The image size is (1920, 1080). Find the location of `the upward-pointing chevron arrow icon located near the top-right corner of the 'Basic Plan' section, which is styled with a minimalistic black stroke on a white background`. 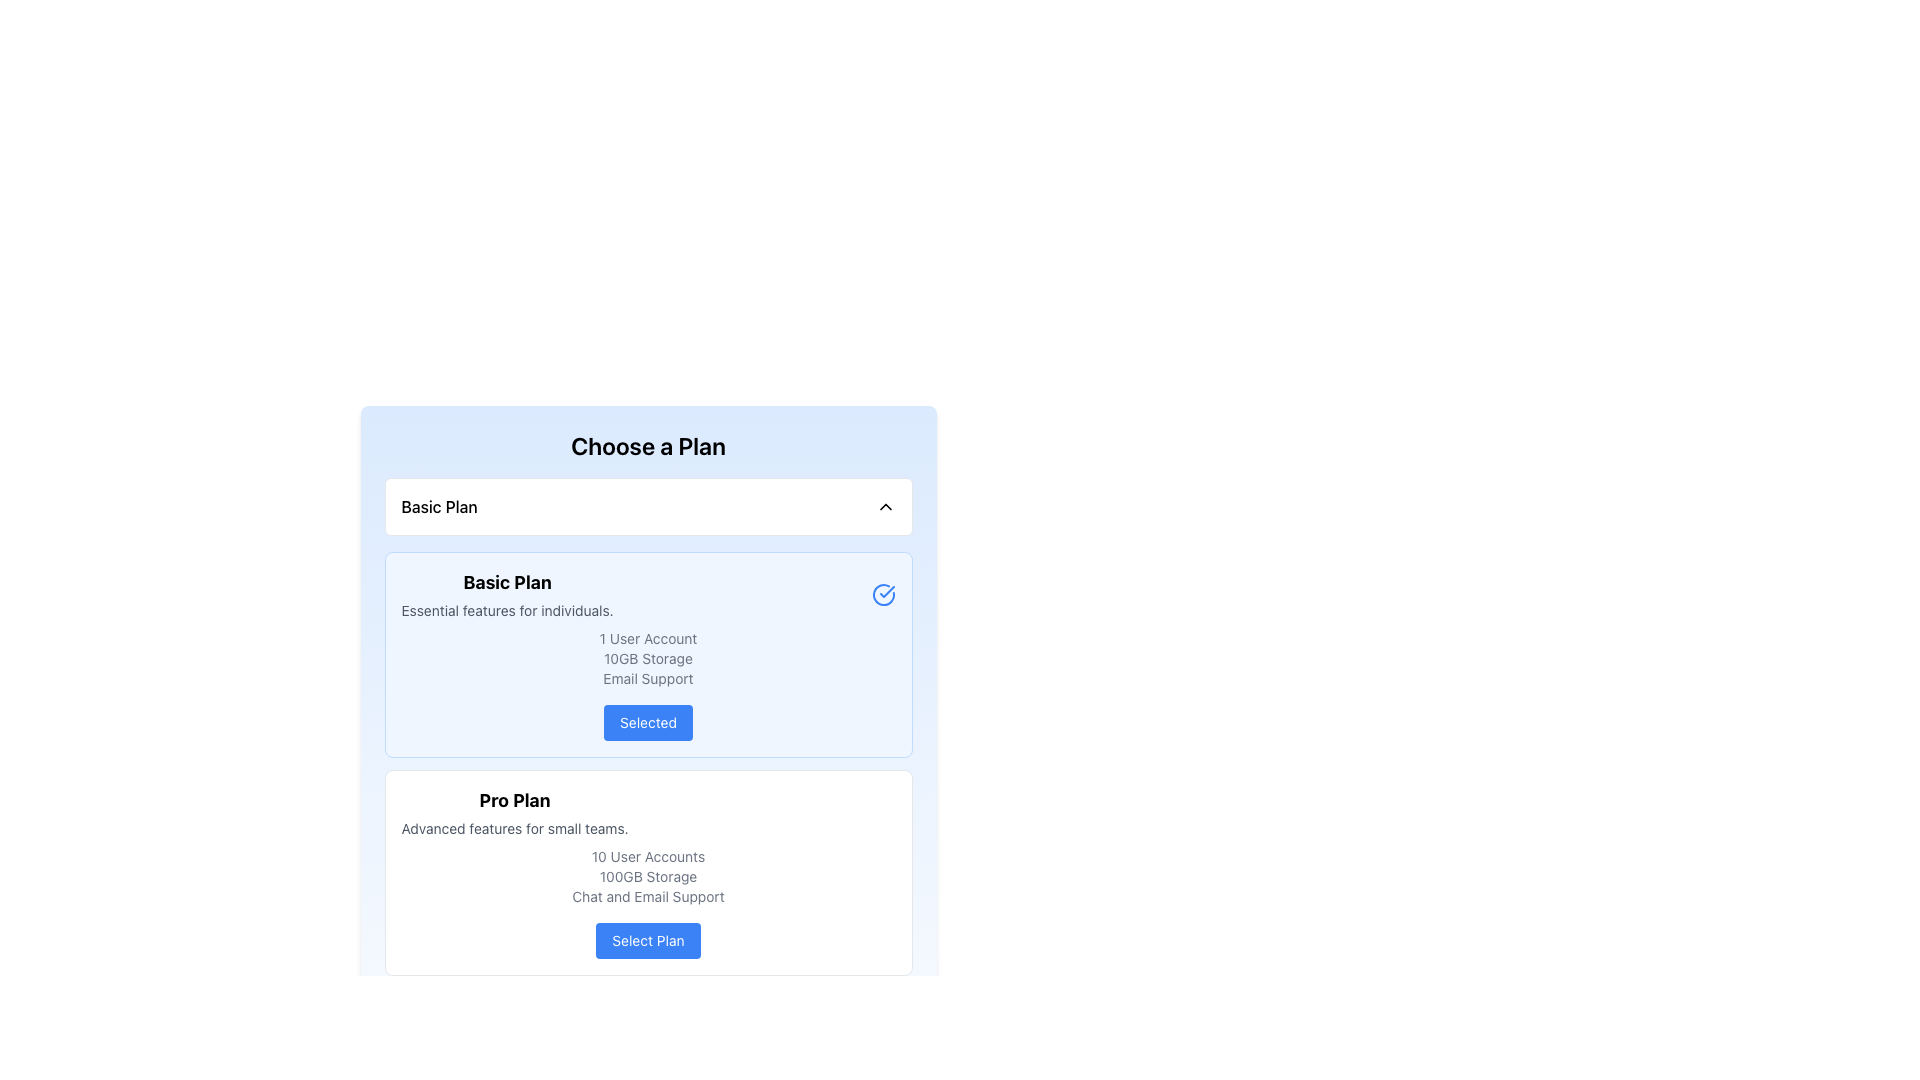

the upward-pointing chevron arrow icon located near the top-right corner of the 'Basic Plan' section, which is styled with a minimalistic black stroke on a white background is located at coordinates (884, 505).